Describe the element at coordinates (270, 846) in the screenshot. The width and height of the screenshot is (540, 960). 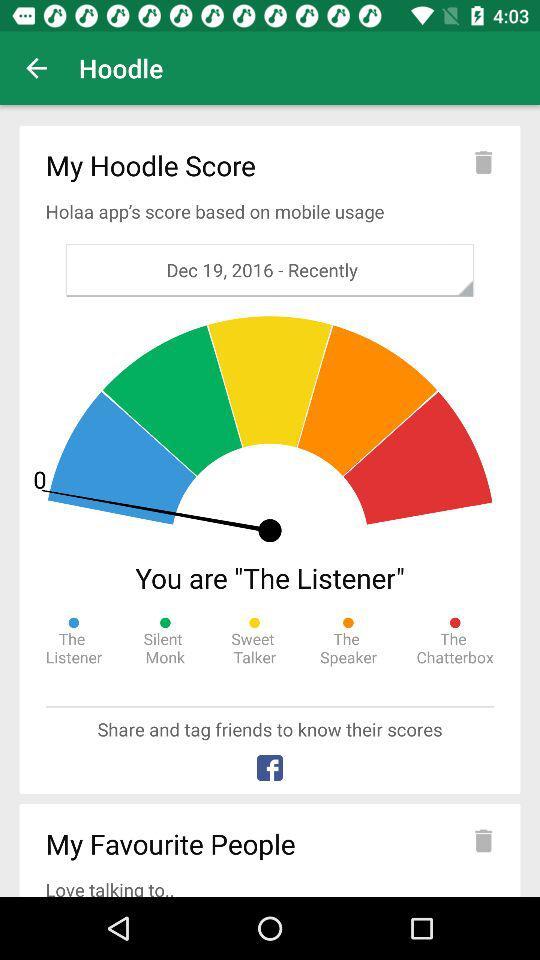
I see `2 lines text which is below facebook icon on the page` at that location.